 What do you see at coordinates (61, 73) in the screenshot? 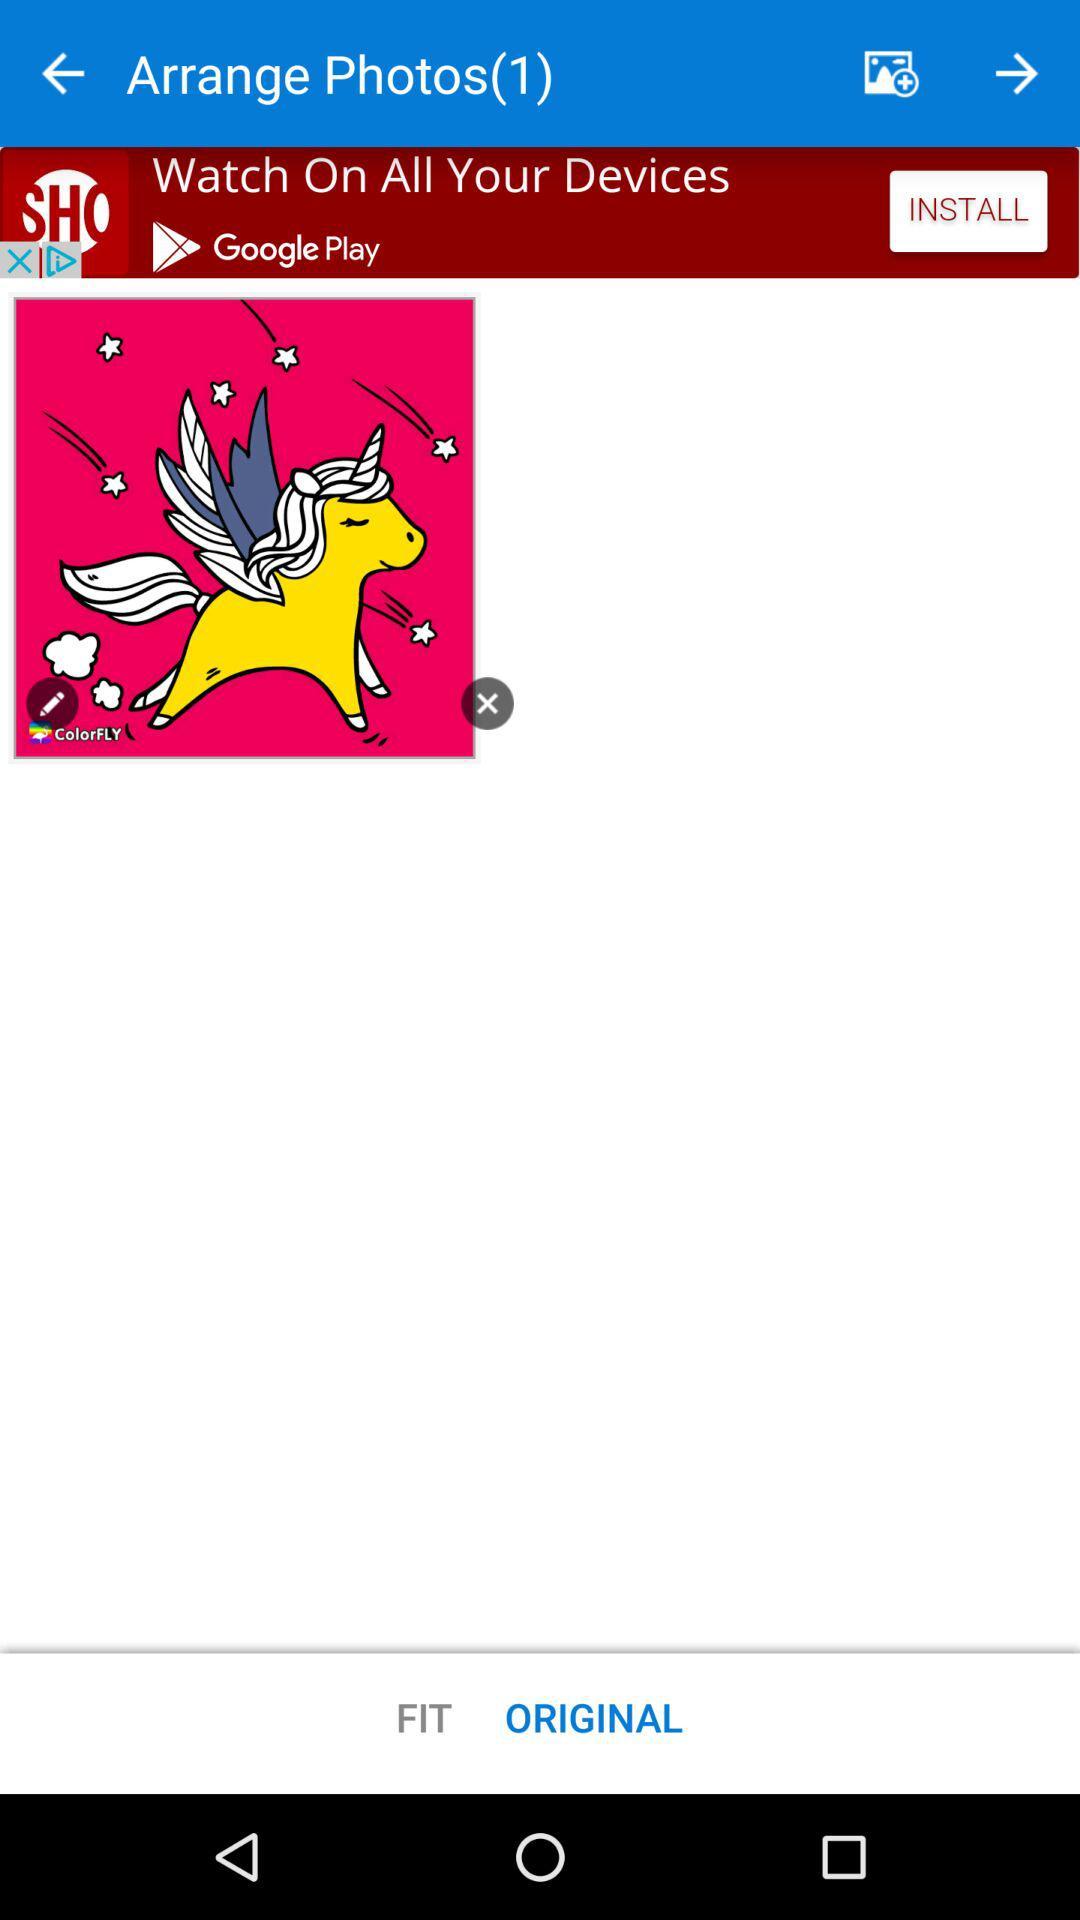
I see `rite` at bounding box center [61, 73].